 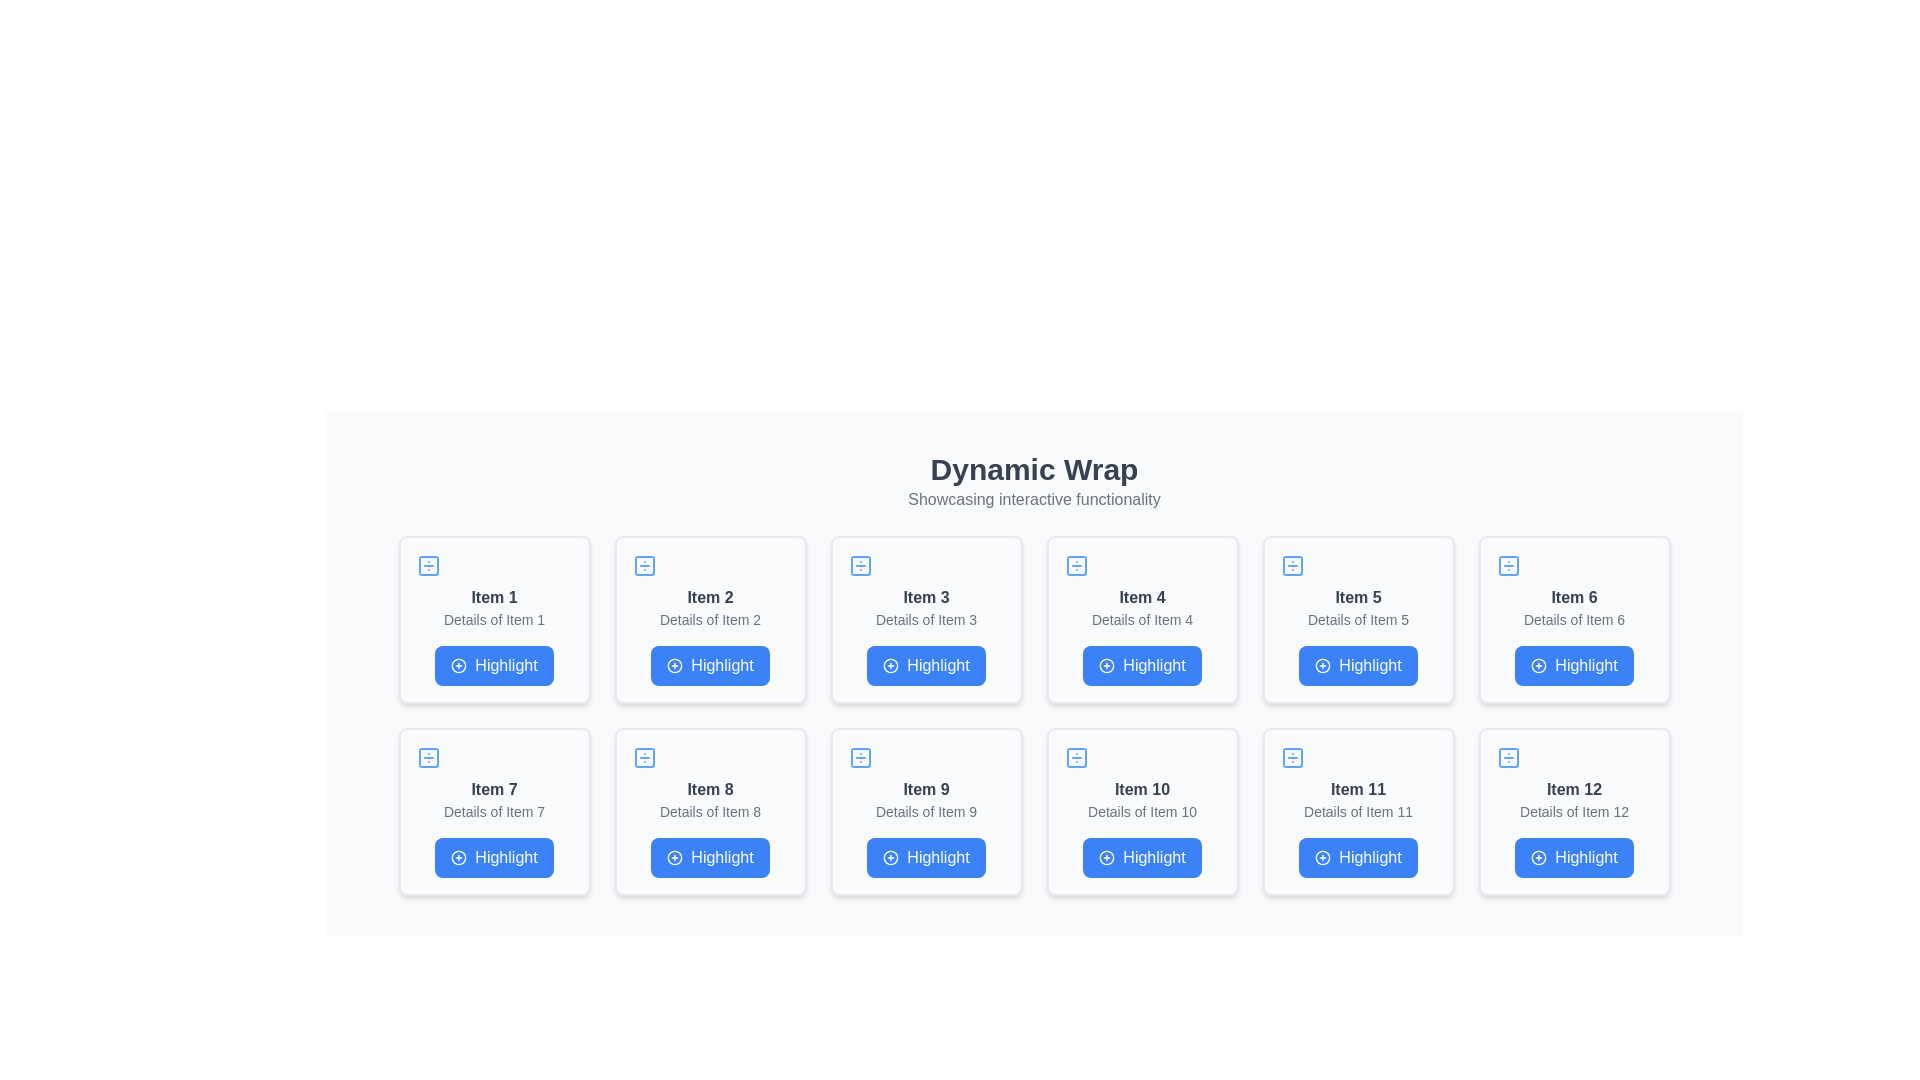 What do you see at coordinates (1573, 856) in the screenshot?
I see `the blue 'Highlight' button with a white label and a small circular plus icon located in the bottom section of the card labeled 'Item 12' in the last column of the layout's second row` at bounding box center [1573, 856].